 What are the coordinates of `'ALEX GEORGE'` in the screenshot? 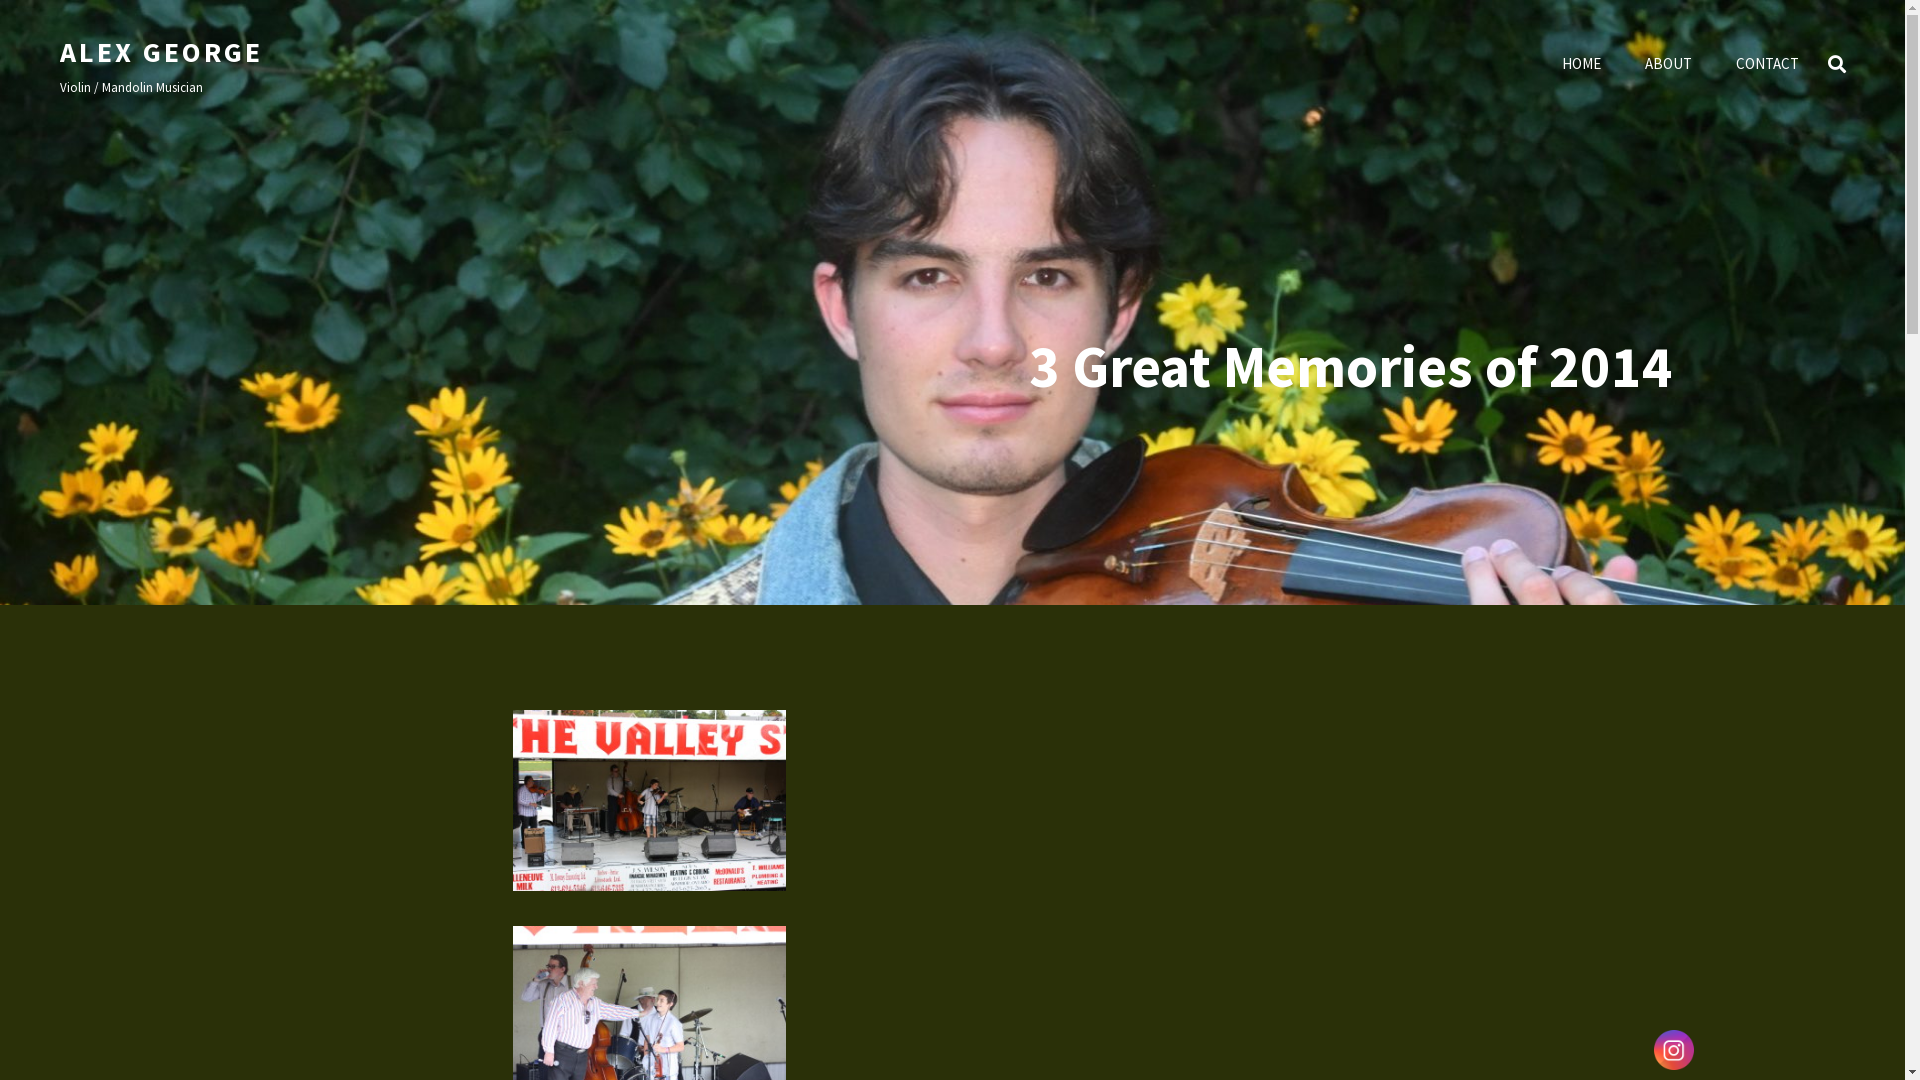 It's located at (161, 50).